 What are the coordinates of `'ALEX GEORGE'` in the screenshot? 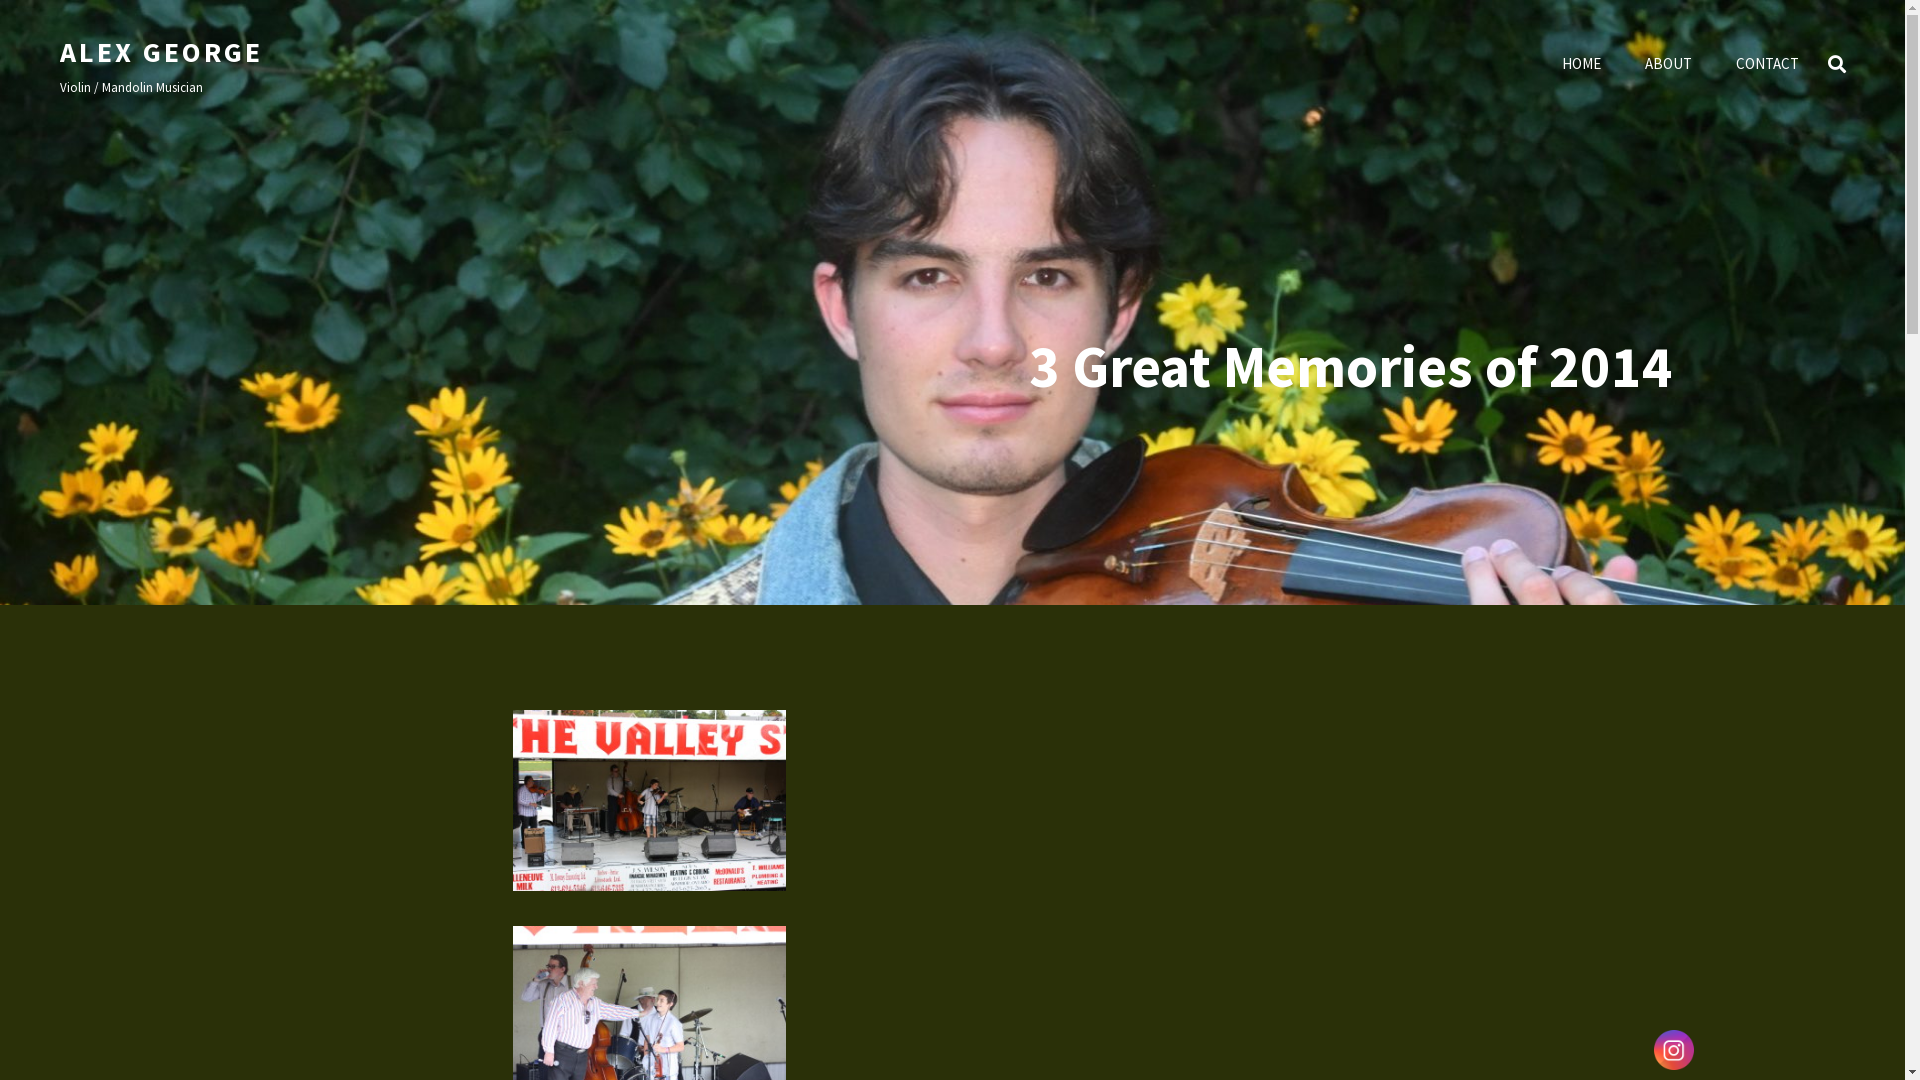 It's located at (161, 50).